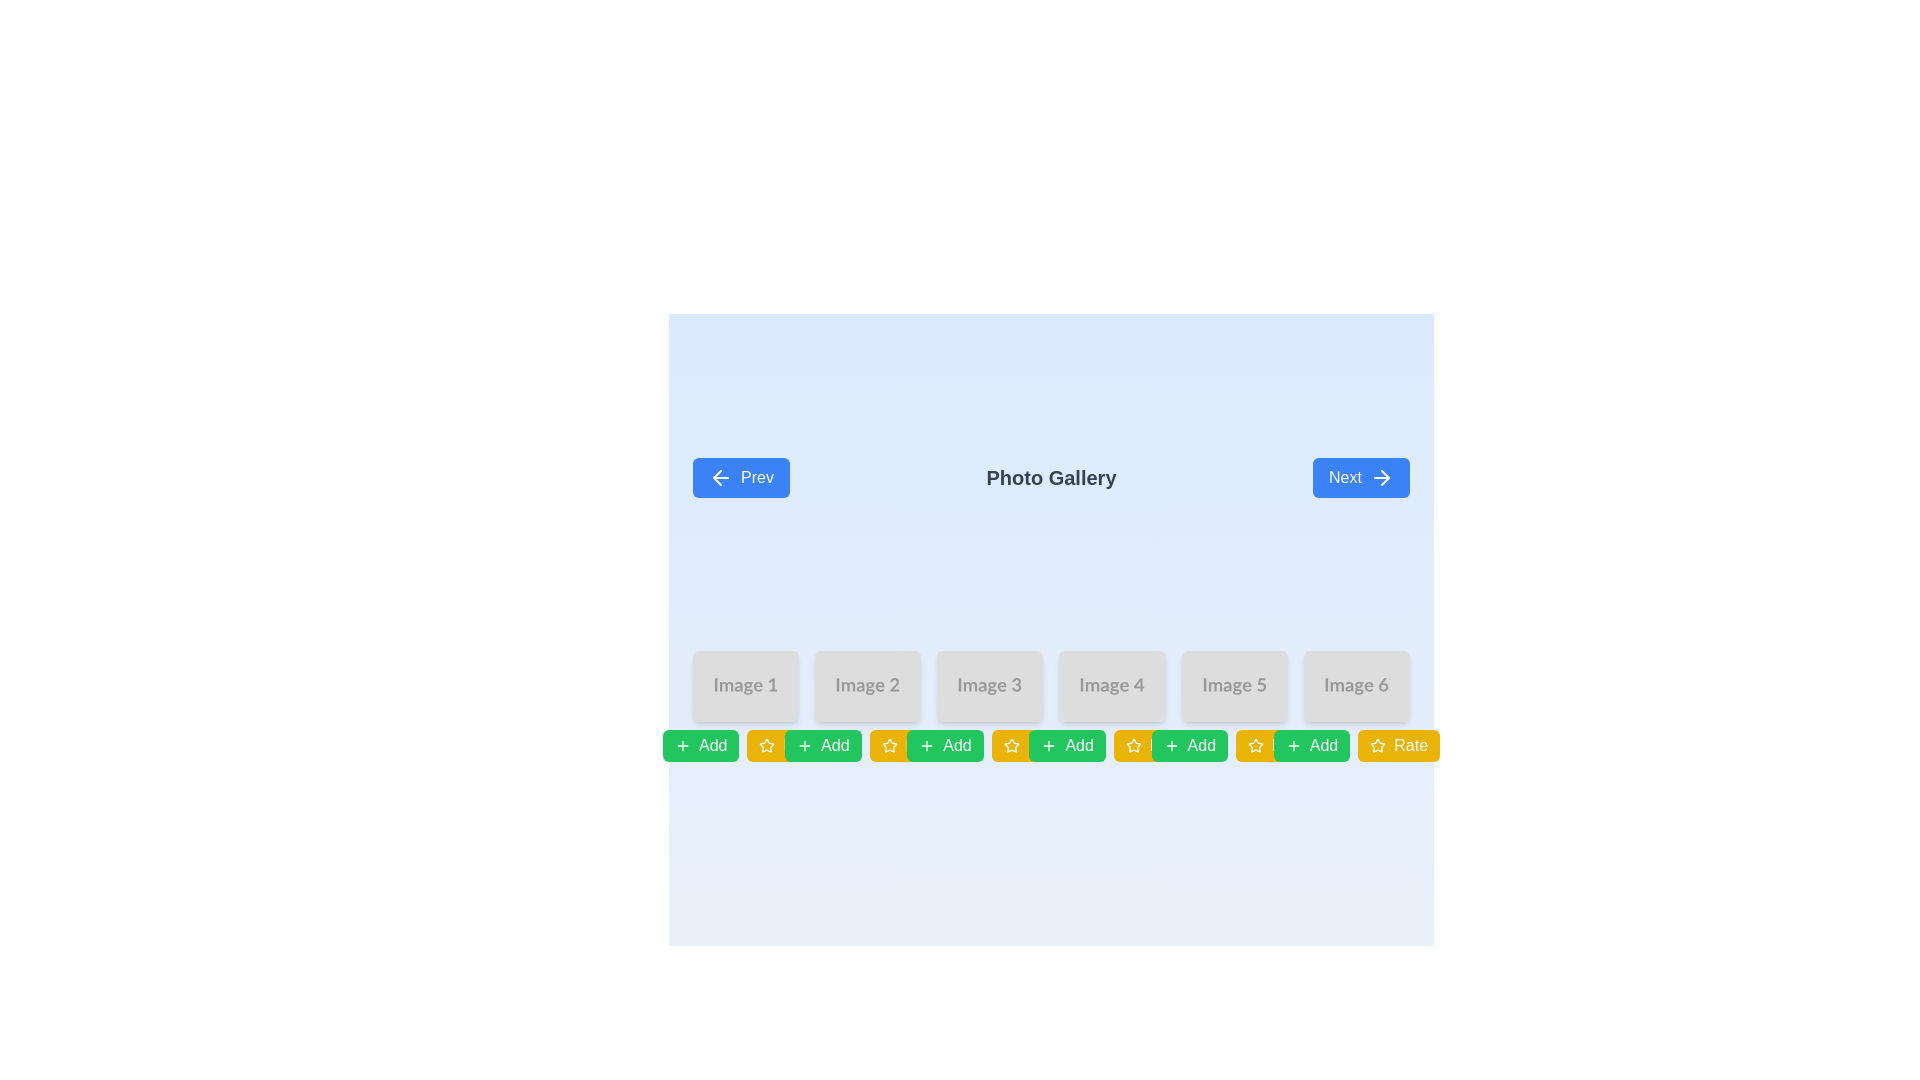  What do you see at coordinates (1189, 745) in the screenshot?
I see `the green '+' button labeled 'Add' located below 'Image 5' to possibly change its appearance` at bounding box center [1189, 745].